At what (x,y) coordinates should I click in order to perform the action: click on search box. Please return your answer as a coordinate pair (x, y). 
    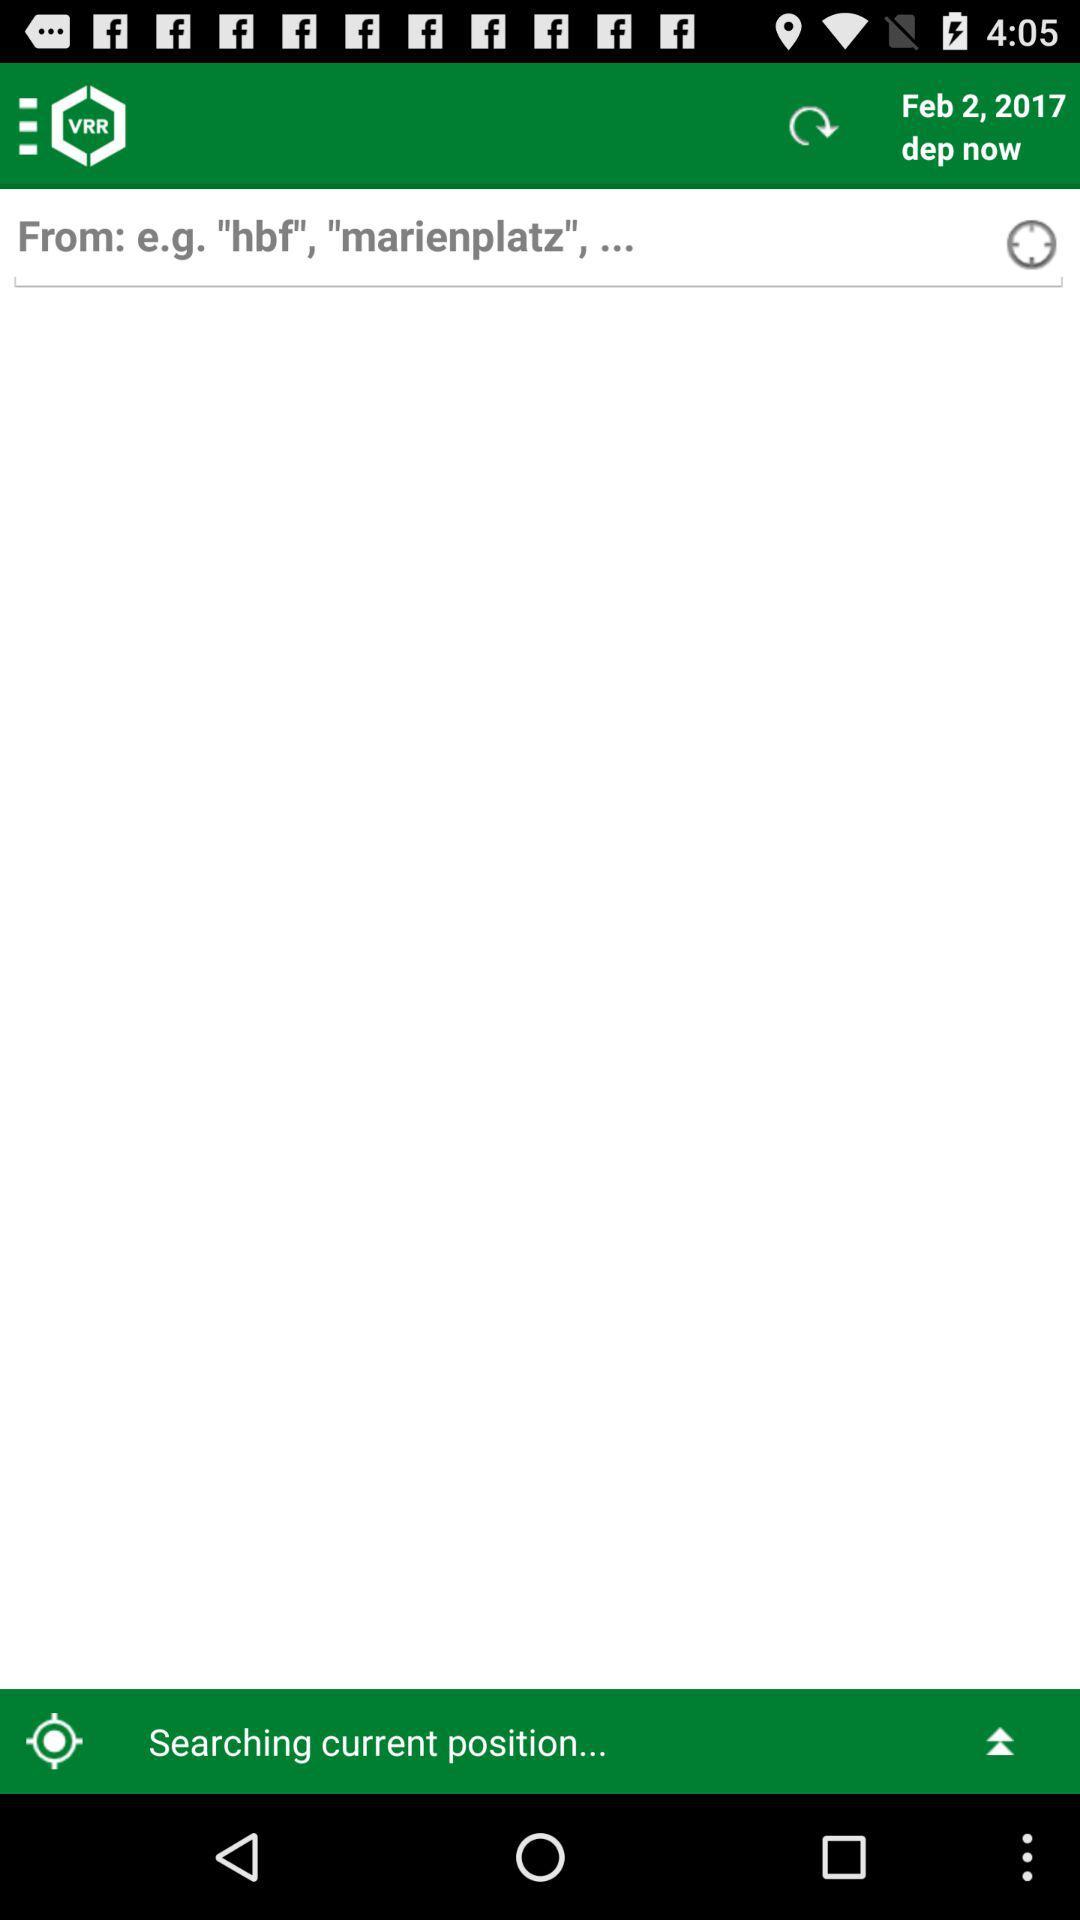
    Looking at the image, I should click on (537, 244).